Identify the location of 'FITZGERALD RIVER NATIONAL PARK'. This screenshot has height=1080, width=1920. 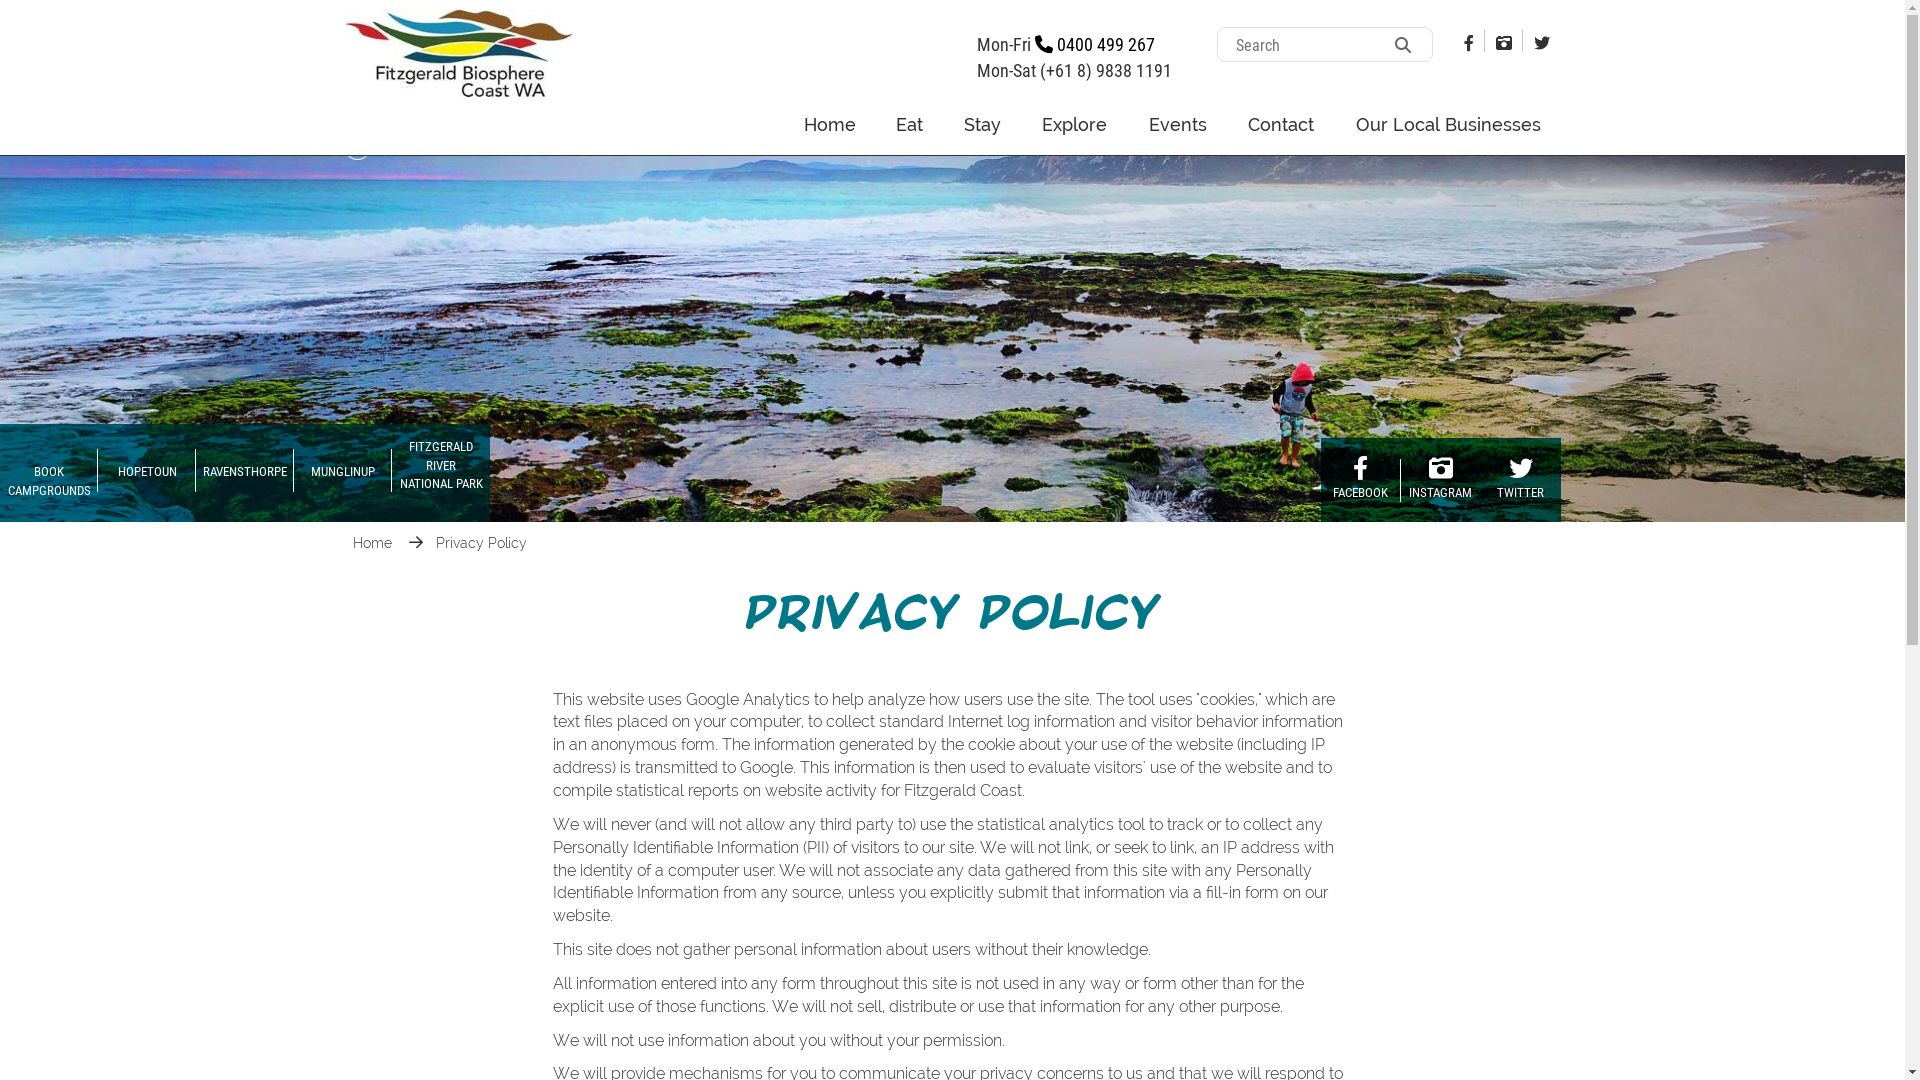
(440, 473).